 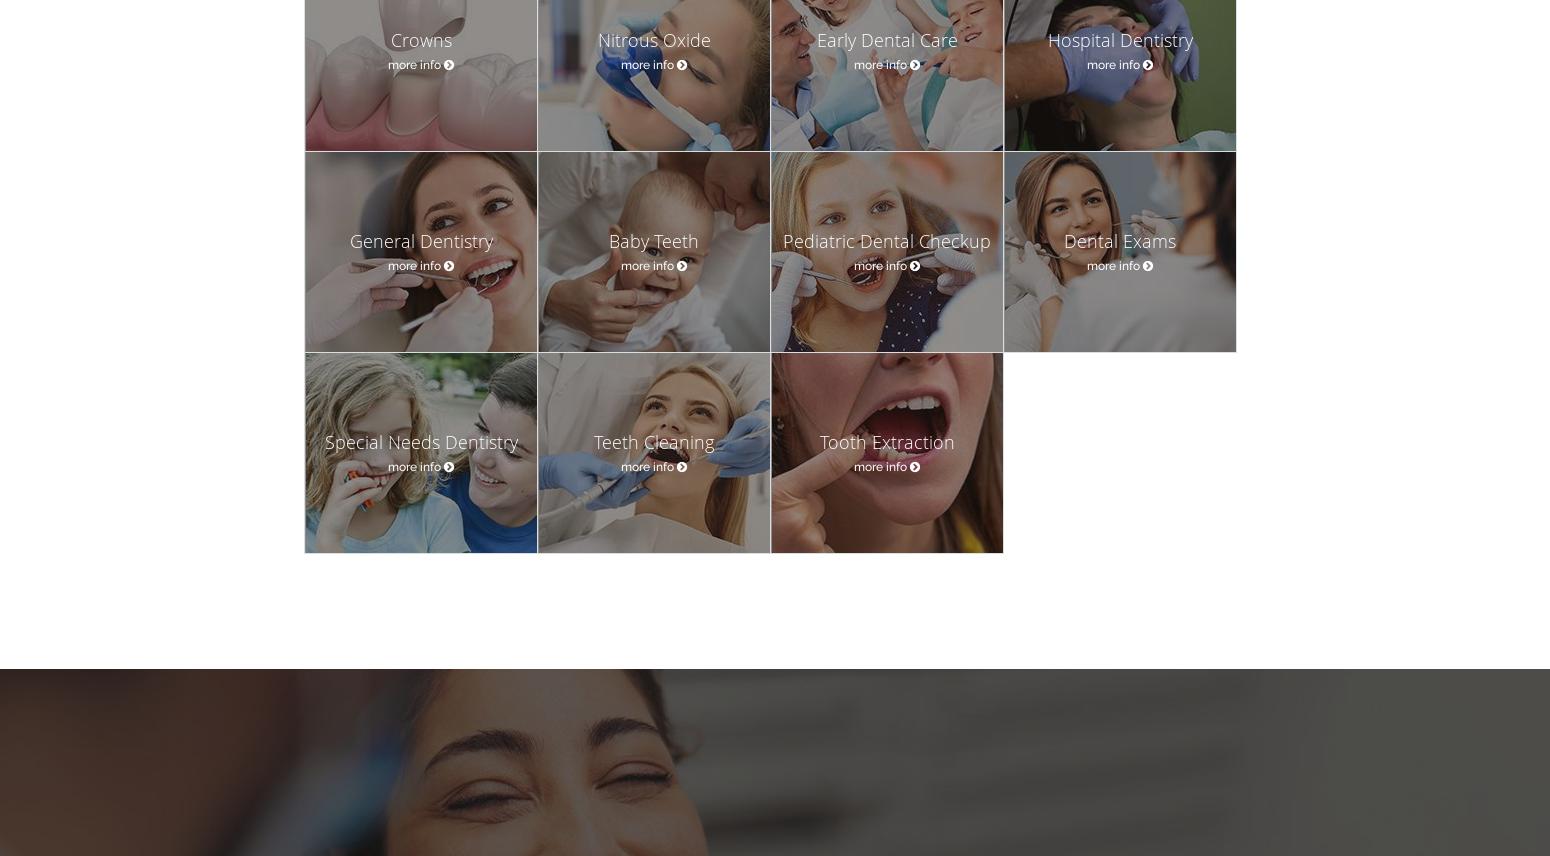 What do you see at coordinates (886, 38) in the screenshot?
I see `'Early Dental Care'` at bounding box center [886, 38].